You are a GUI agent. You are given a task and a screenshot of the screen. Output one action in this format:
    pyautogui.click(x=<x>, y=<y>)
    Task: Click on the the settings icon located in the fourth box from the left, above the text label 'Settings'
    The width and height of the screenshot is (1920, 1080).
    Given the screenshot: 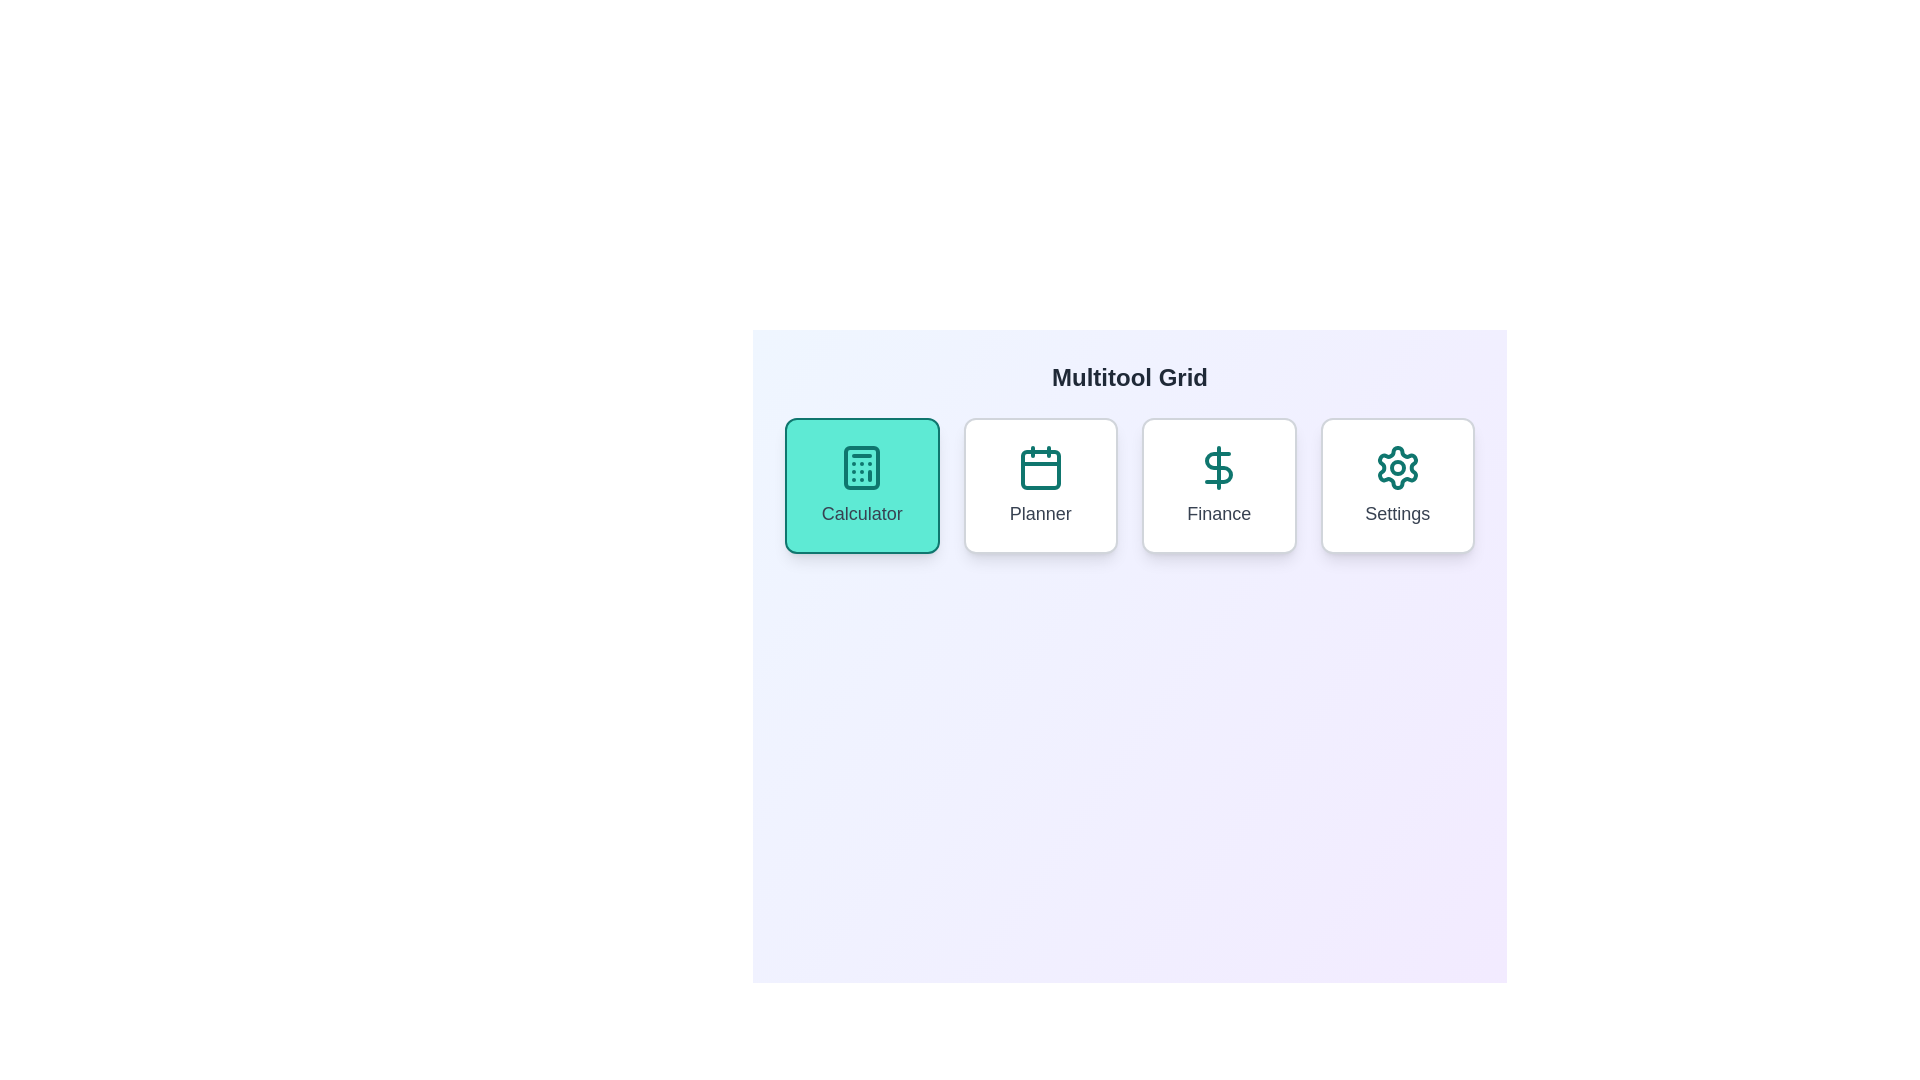 What is the action you would take?
    pyautogui.click(x=1396, y=467)
    